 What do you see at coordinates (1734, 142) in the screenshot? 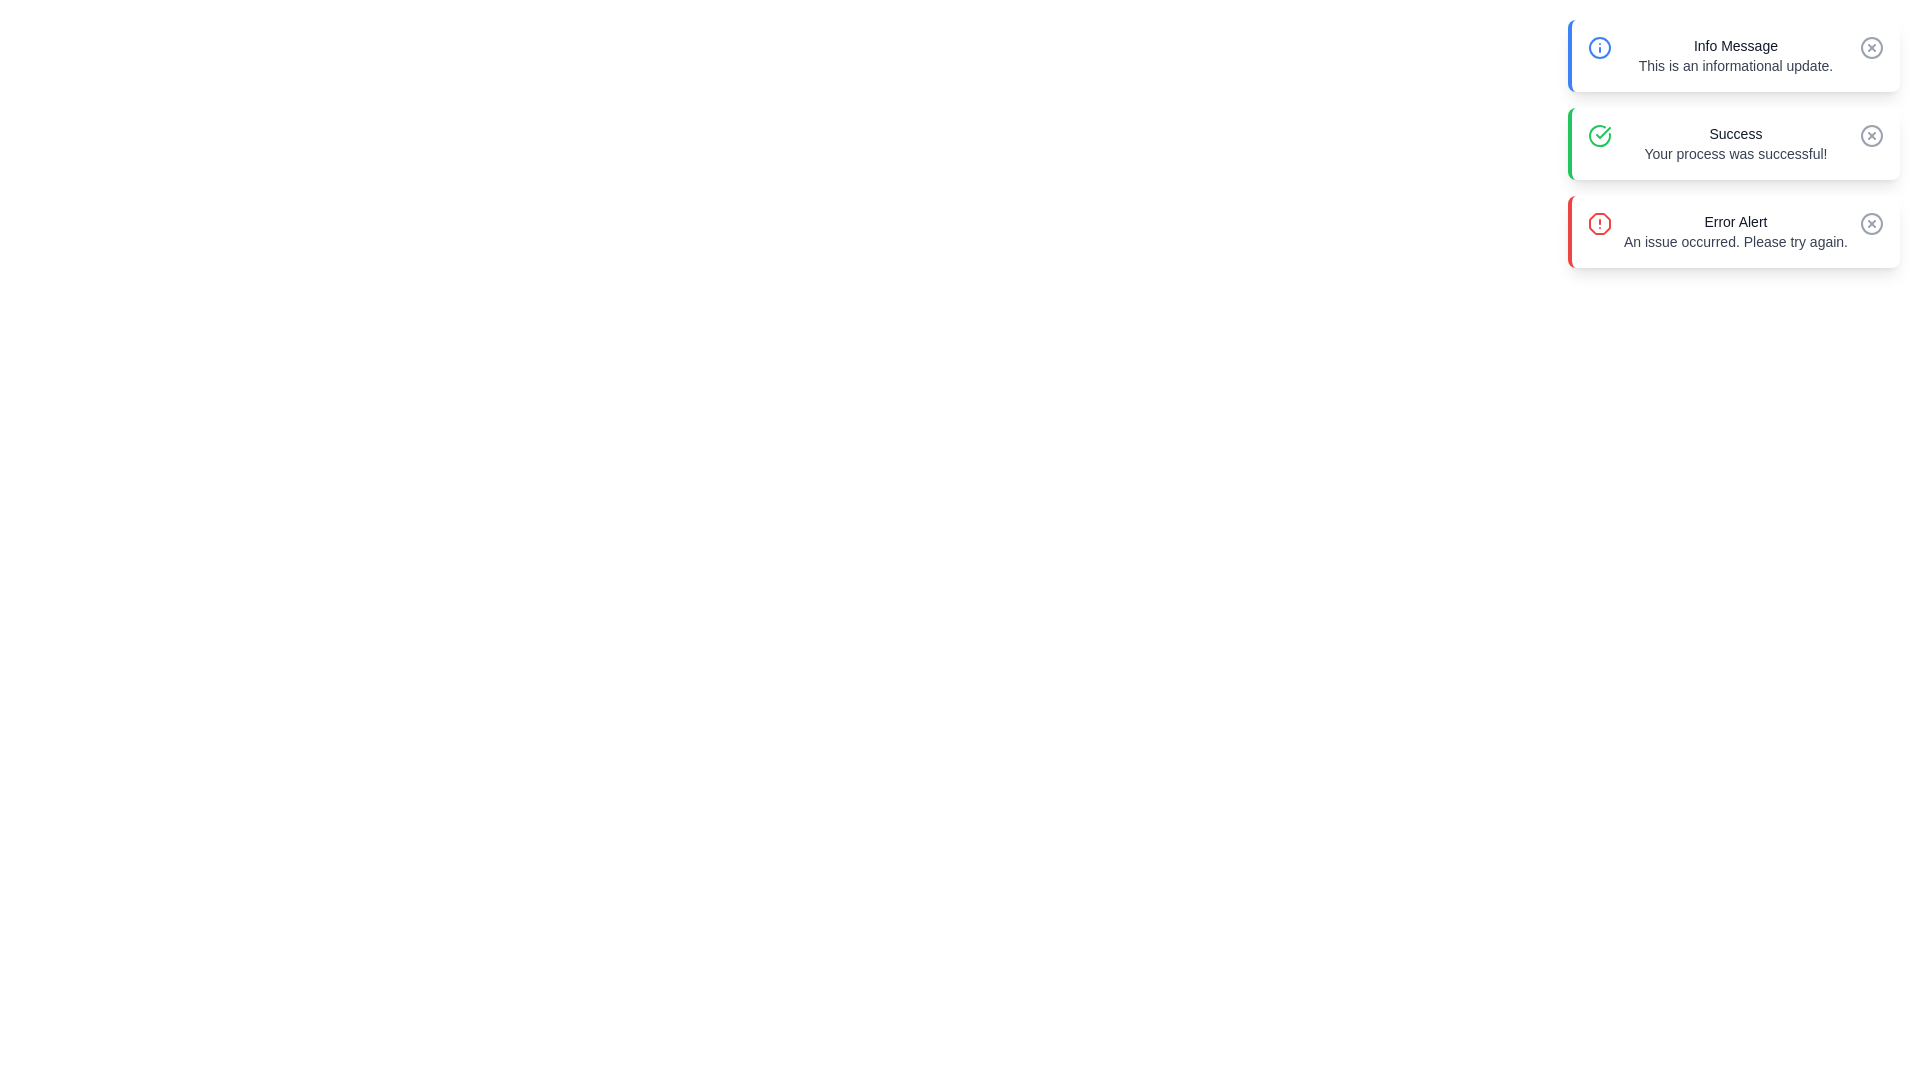
I see `the success notification component located at the top right of the interface, which is the second notification in a vertical column and bordered in green` at bounding box center [1734, 142].